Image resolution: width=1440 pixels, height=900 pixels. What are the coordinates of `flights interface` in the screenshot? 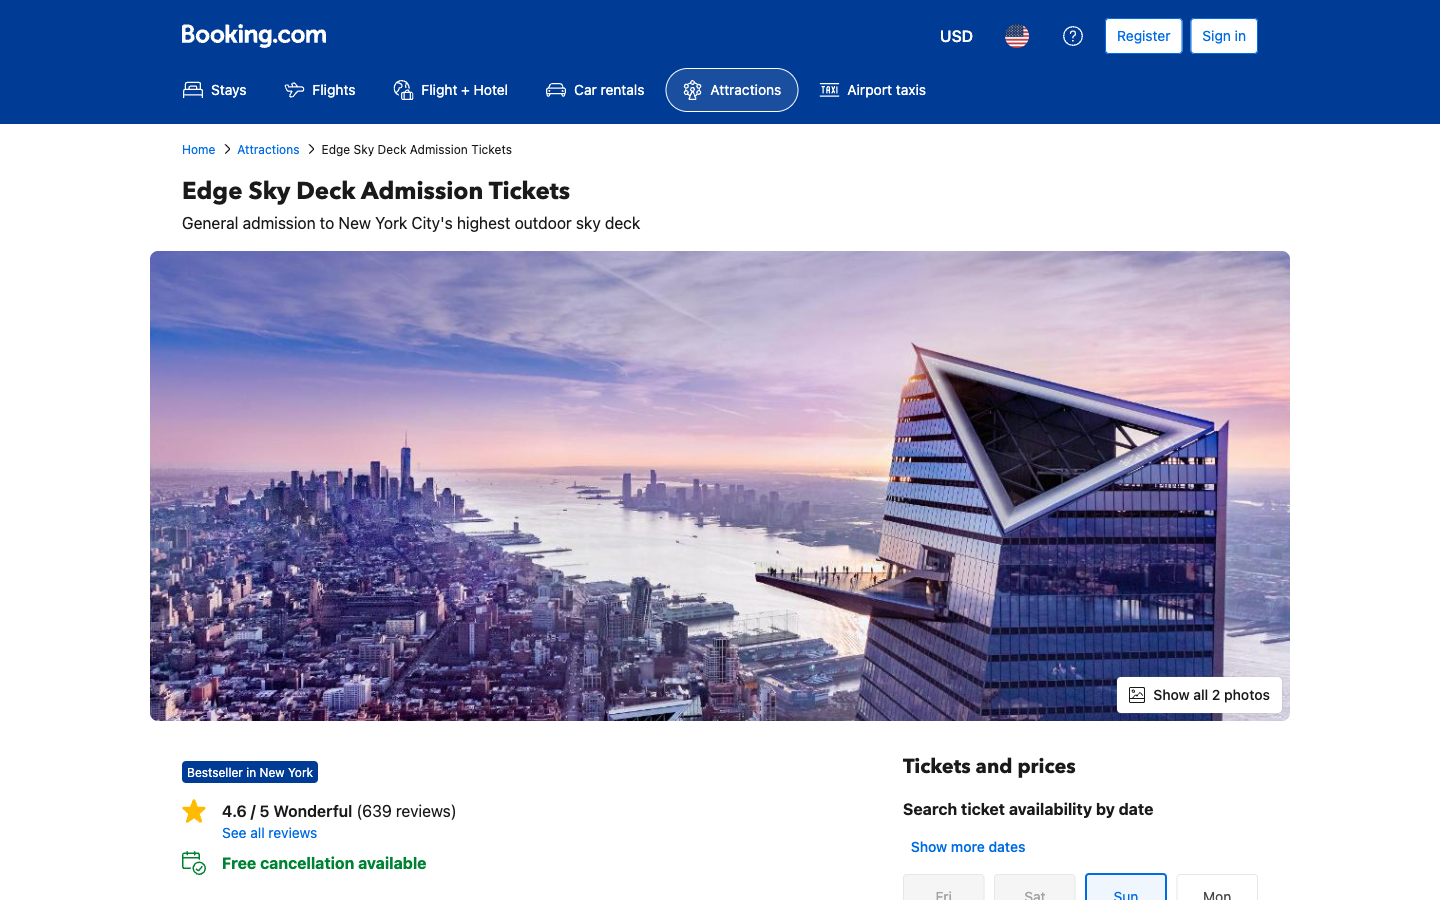 It's located at (319, 89).